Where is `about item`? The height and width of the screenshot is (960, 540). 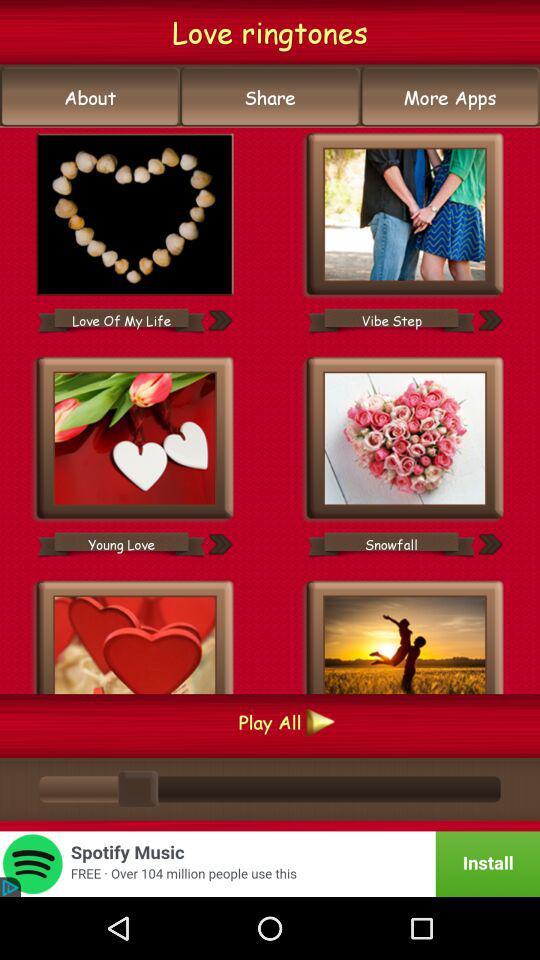 about item is located at coordinates (89, 97).